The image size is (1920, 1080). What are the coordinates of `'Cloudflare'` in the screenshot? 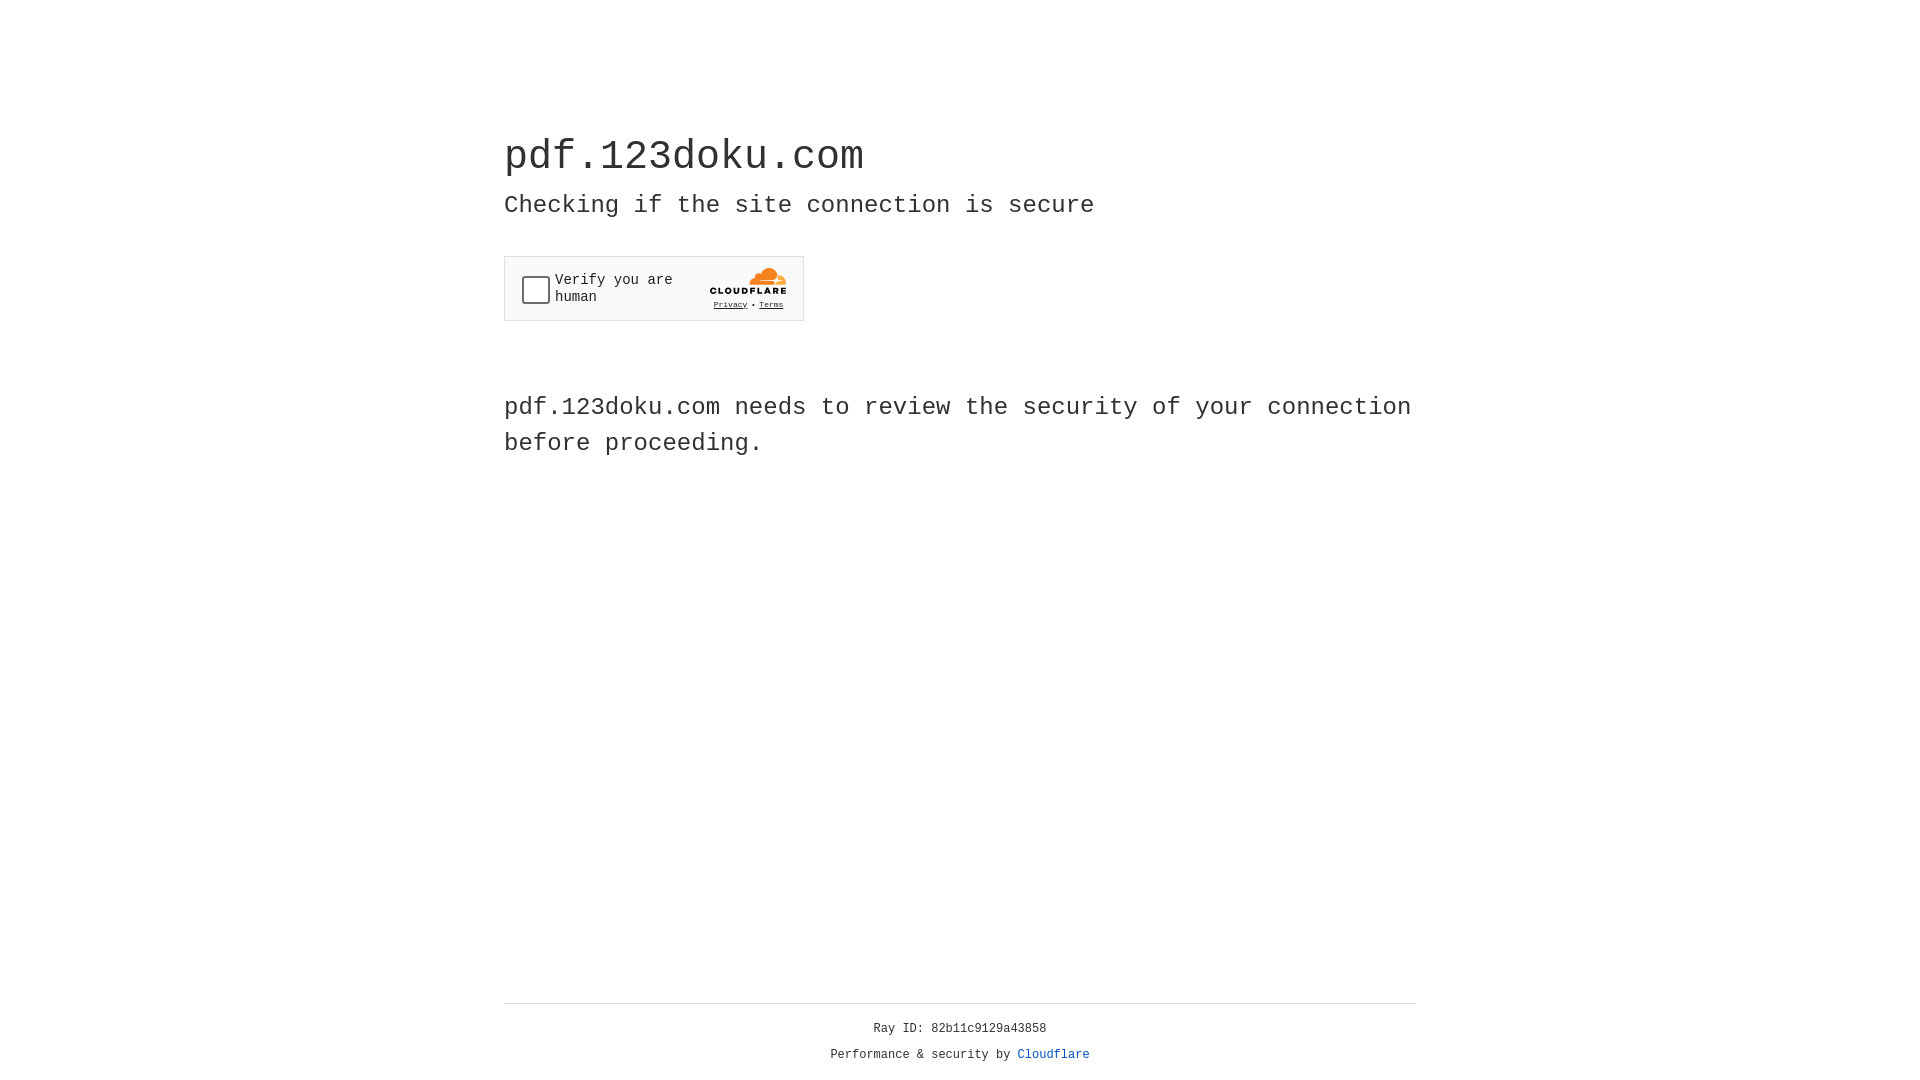 It's located at (1053, 1054).